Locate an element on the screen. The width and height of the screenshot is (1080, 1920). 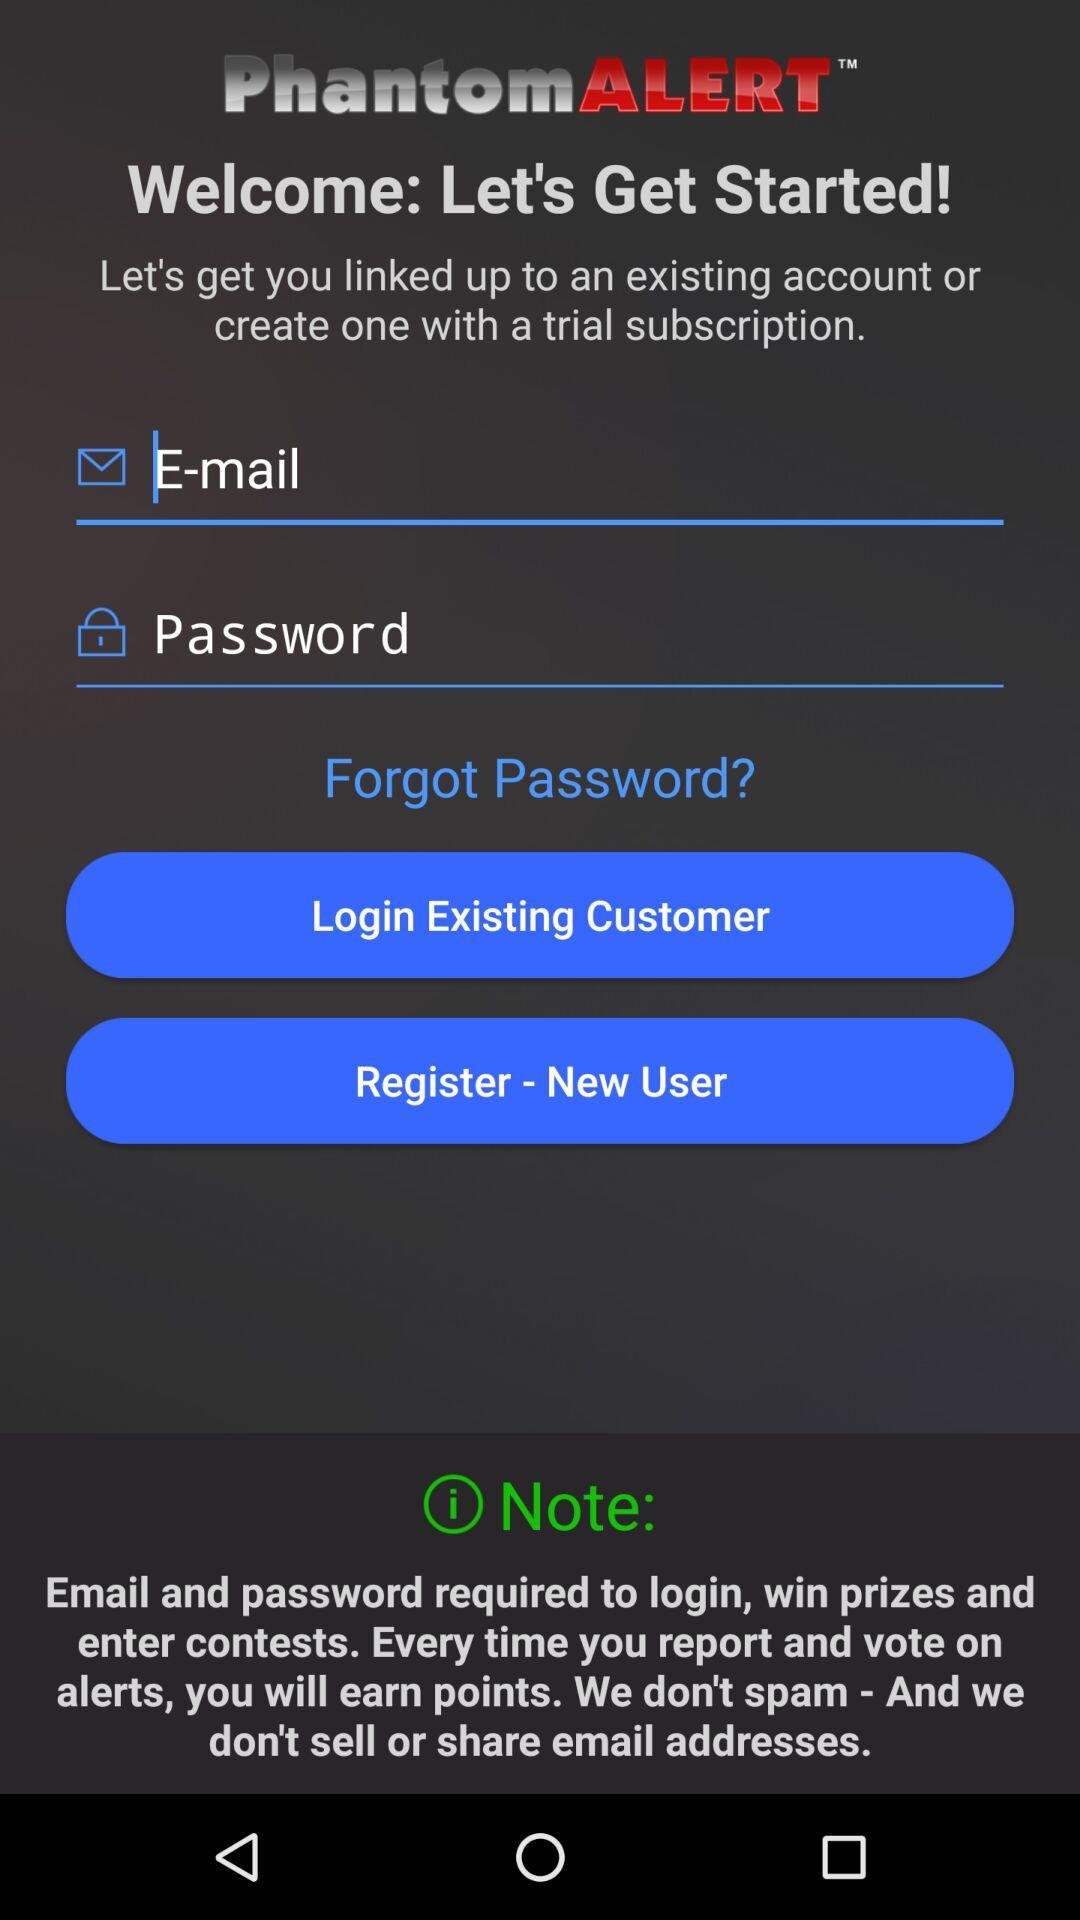
the forgot password? is located at coordinates (538, 774).